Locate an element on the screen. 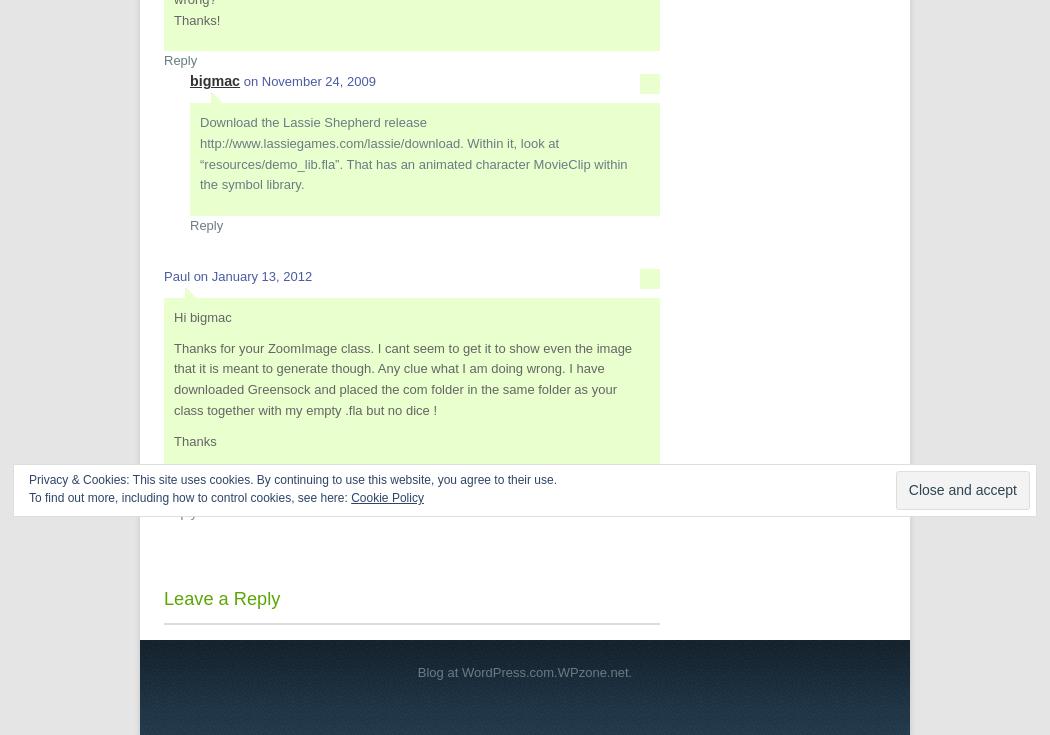 This screenshot has width=1050, height=735. 'Hi bigmac' is located at coordinates (201, 315).